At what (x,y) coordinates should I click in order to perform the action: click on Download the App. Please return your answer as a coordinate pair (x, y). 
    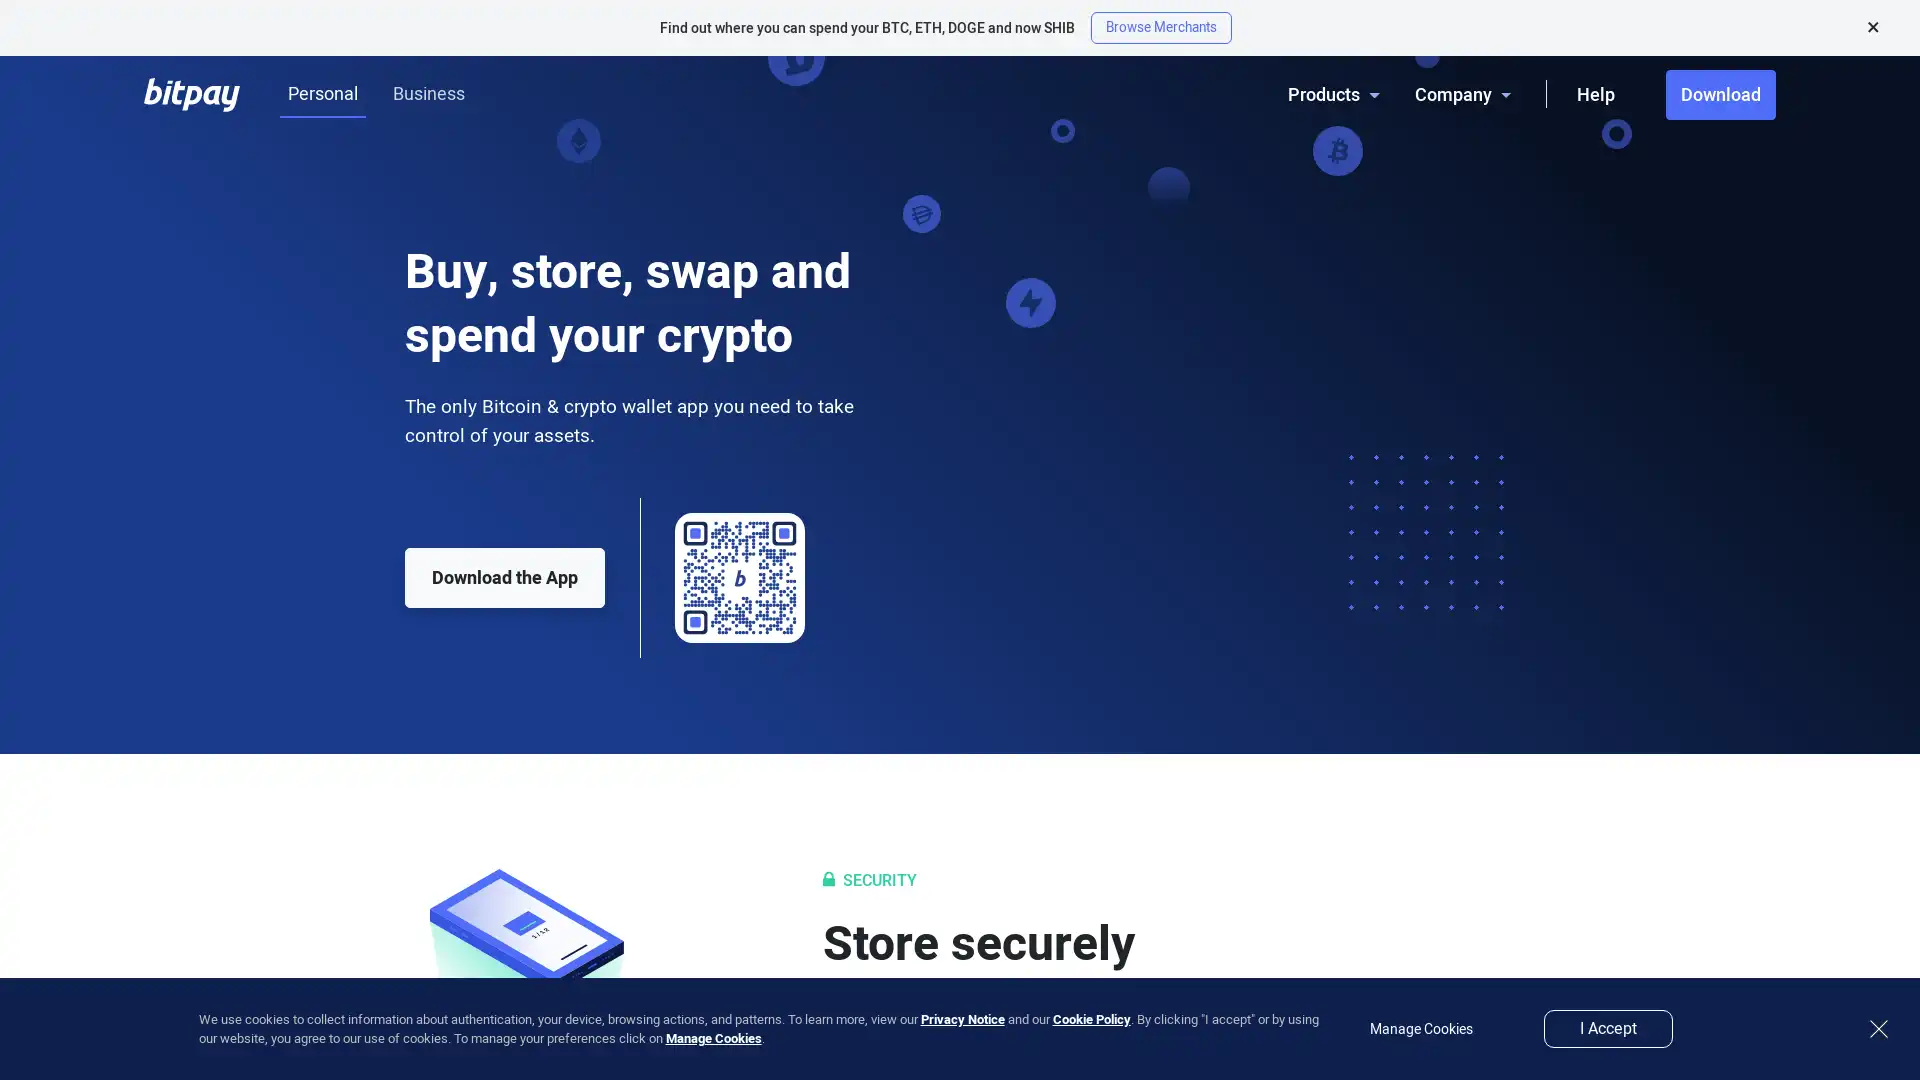
    Looking at the image, I should click on (504, 578).